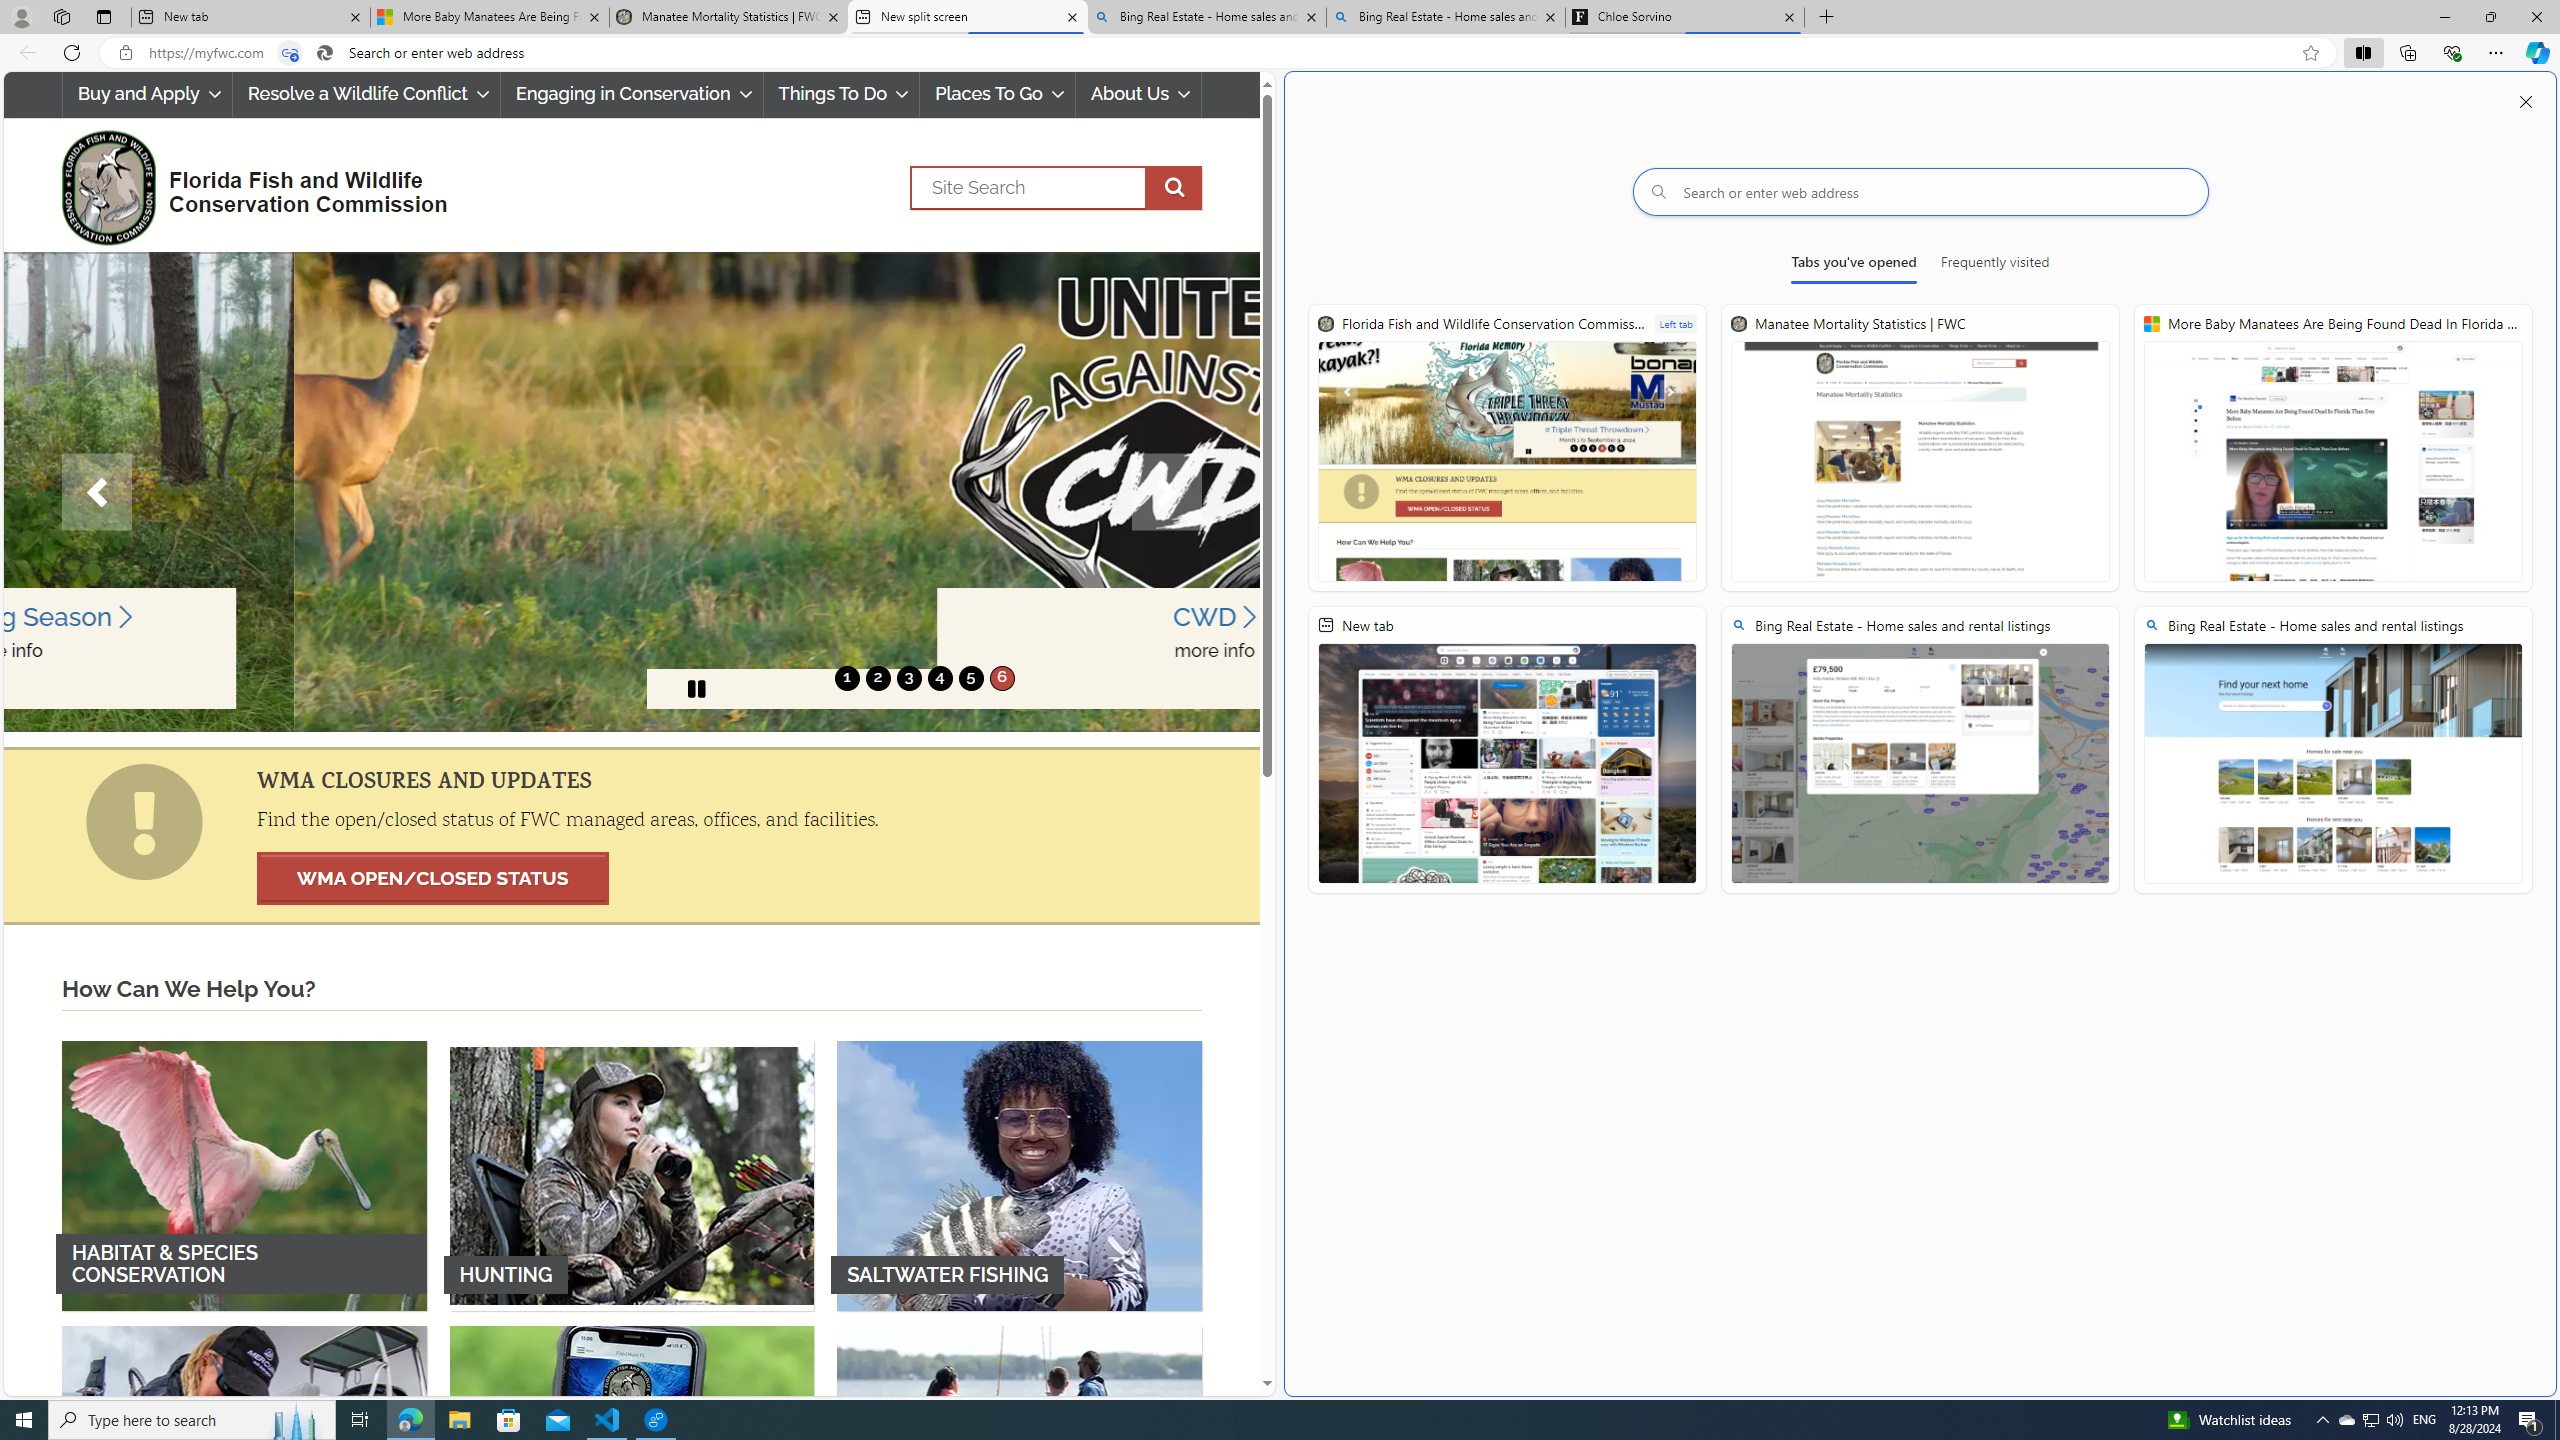 The height and width of the screenshot is (1440, 2560). What do you see at coordinates (1854, 265) in the screenshot?
I see `'Tabs you'` at bounding box center [1854, 265].